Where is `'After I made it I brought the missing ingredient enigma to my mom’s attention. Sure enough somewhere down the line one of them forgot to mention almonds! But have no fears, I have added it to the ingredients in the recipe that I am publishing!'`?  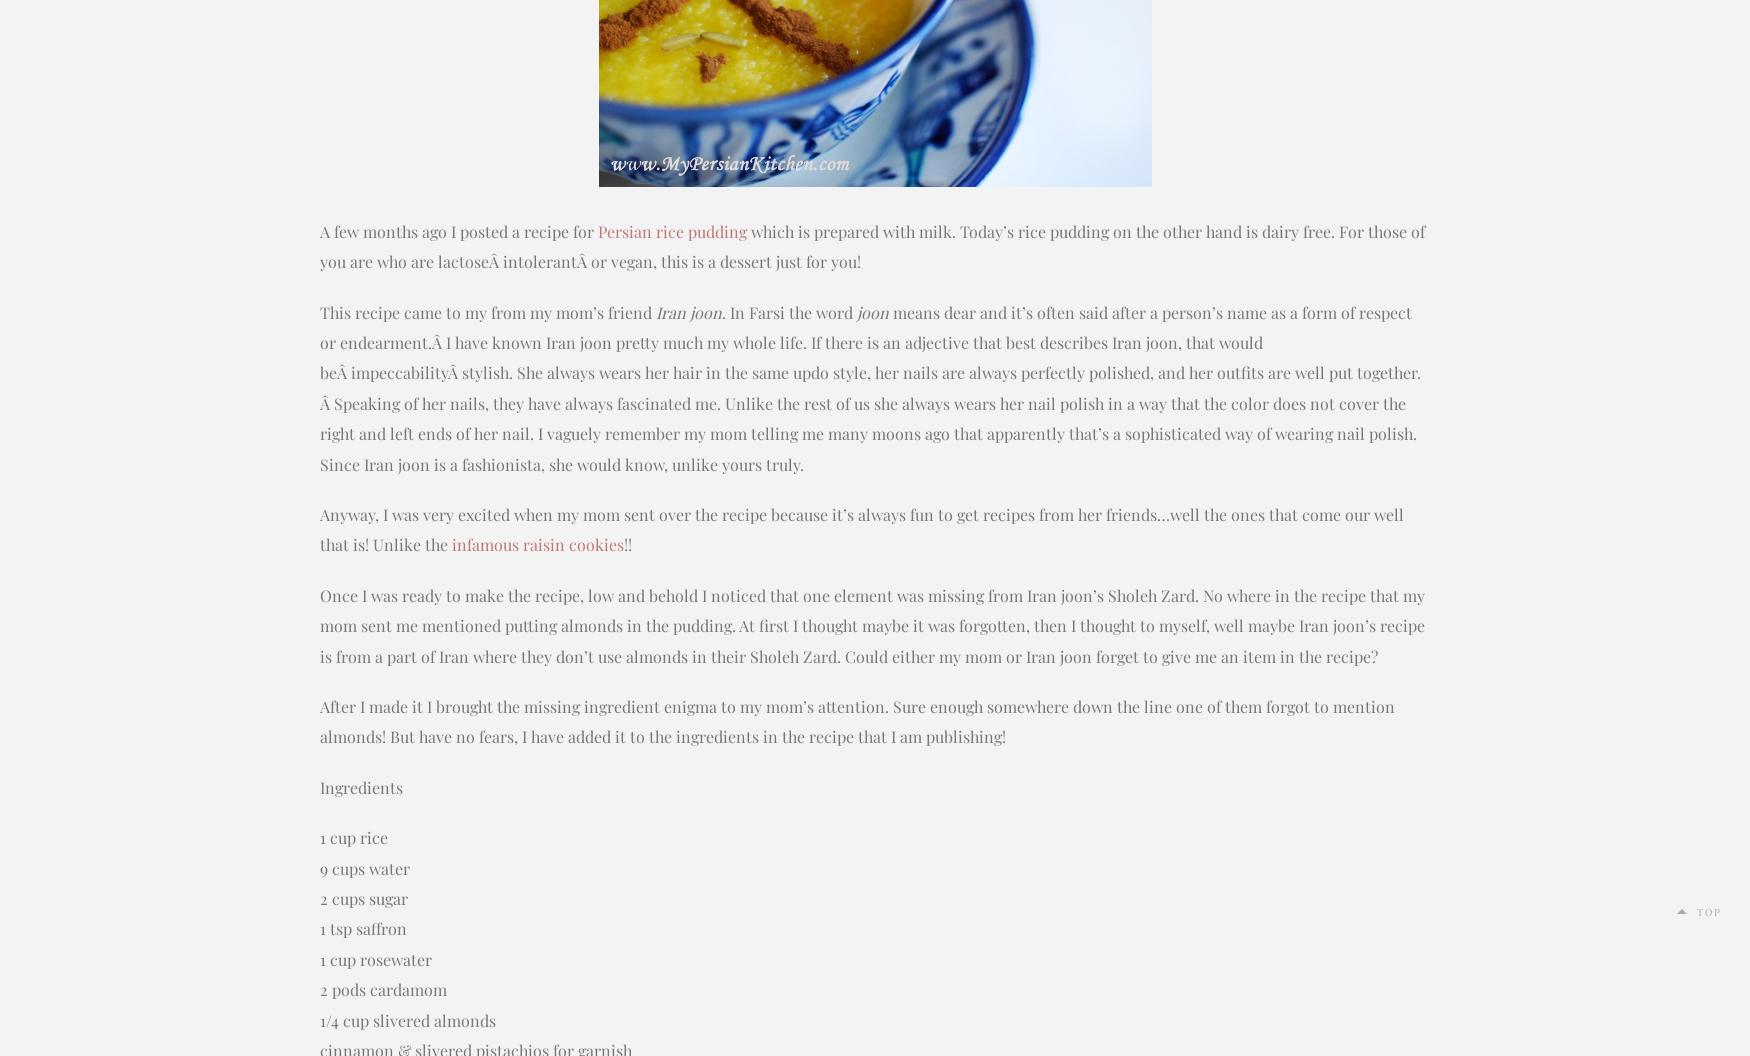 'After I made it I brought the missing ingredient enigma to my mom’s attention. Sure enough somewhere down the line one of them forgot to mention almonds! But have no fears, I have added it to the ingredients in the recipe that I am publishing!' is located at coordinates (857, 721).